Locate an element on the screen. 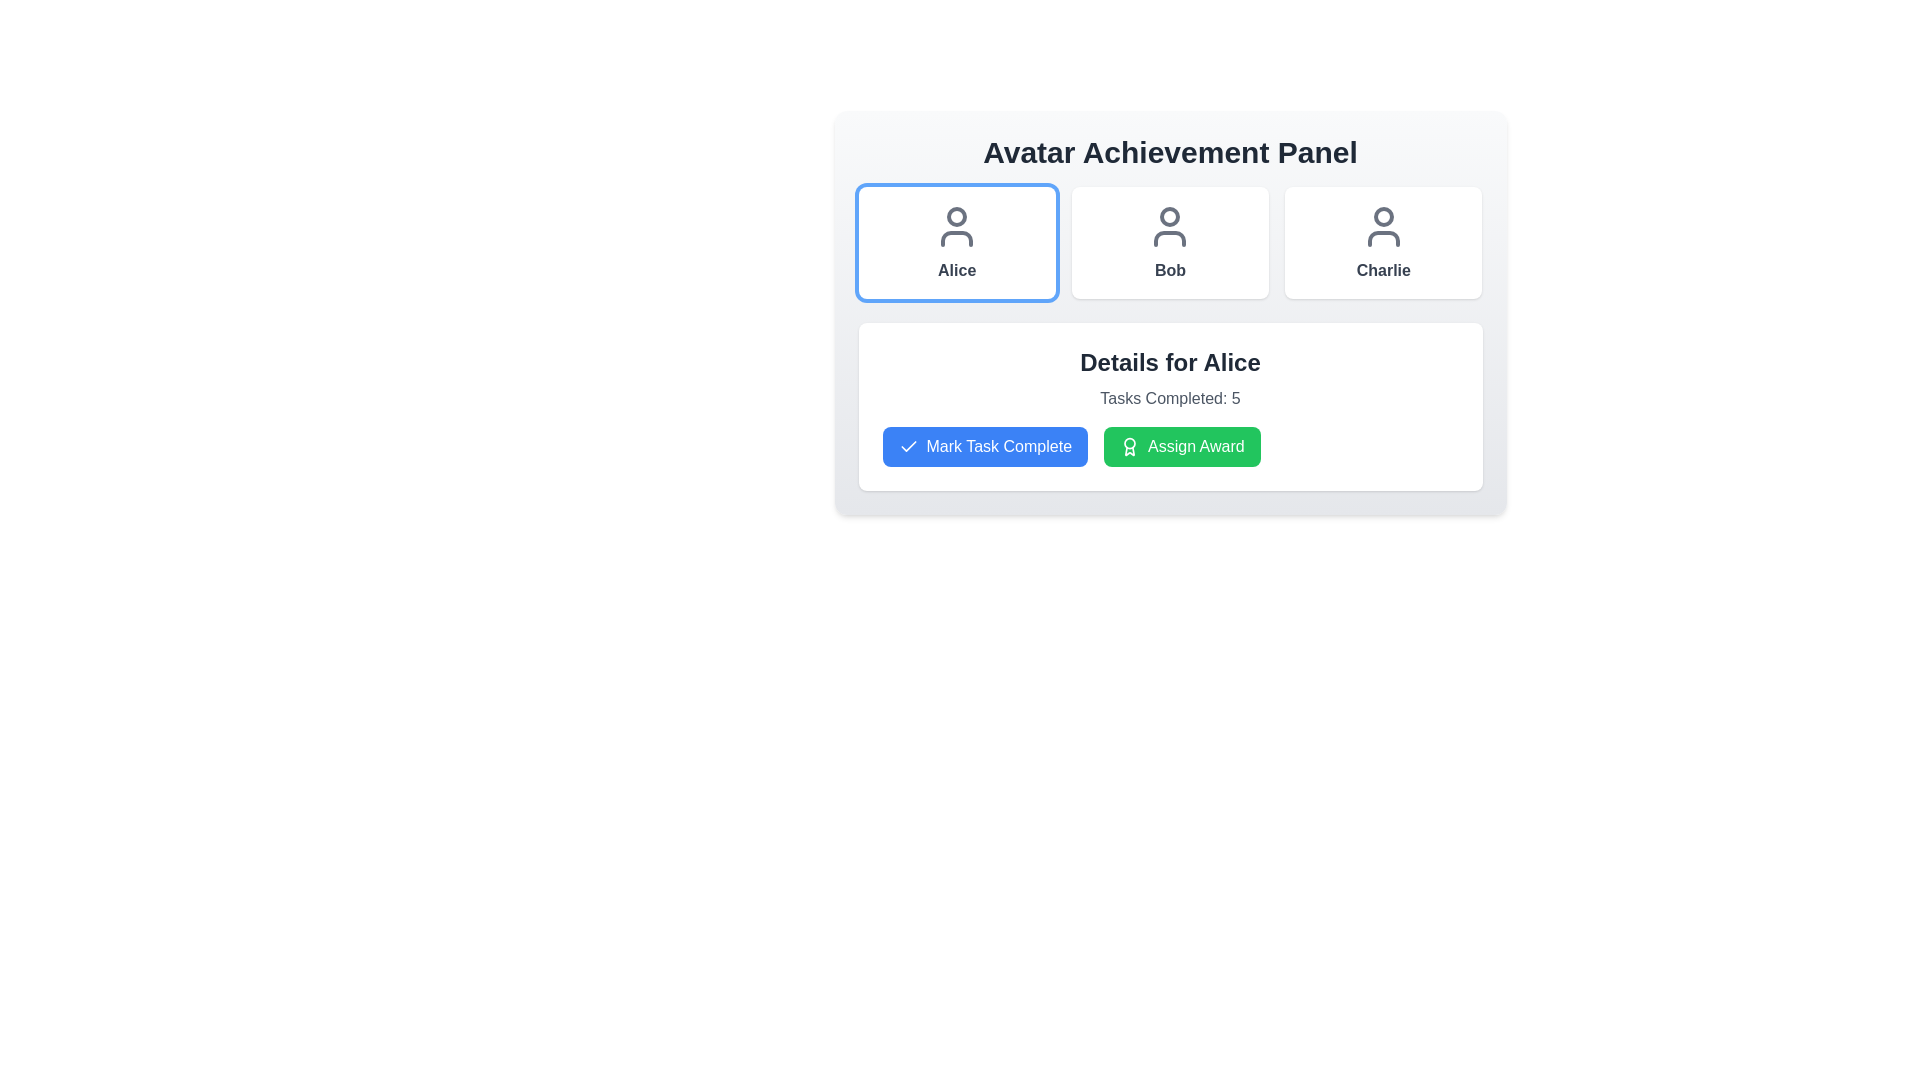  the user avatar icon located at the top of the card labeled 'Bob' in the Avatar Achievement Panel is located at coordinates (1170, 226).